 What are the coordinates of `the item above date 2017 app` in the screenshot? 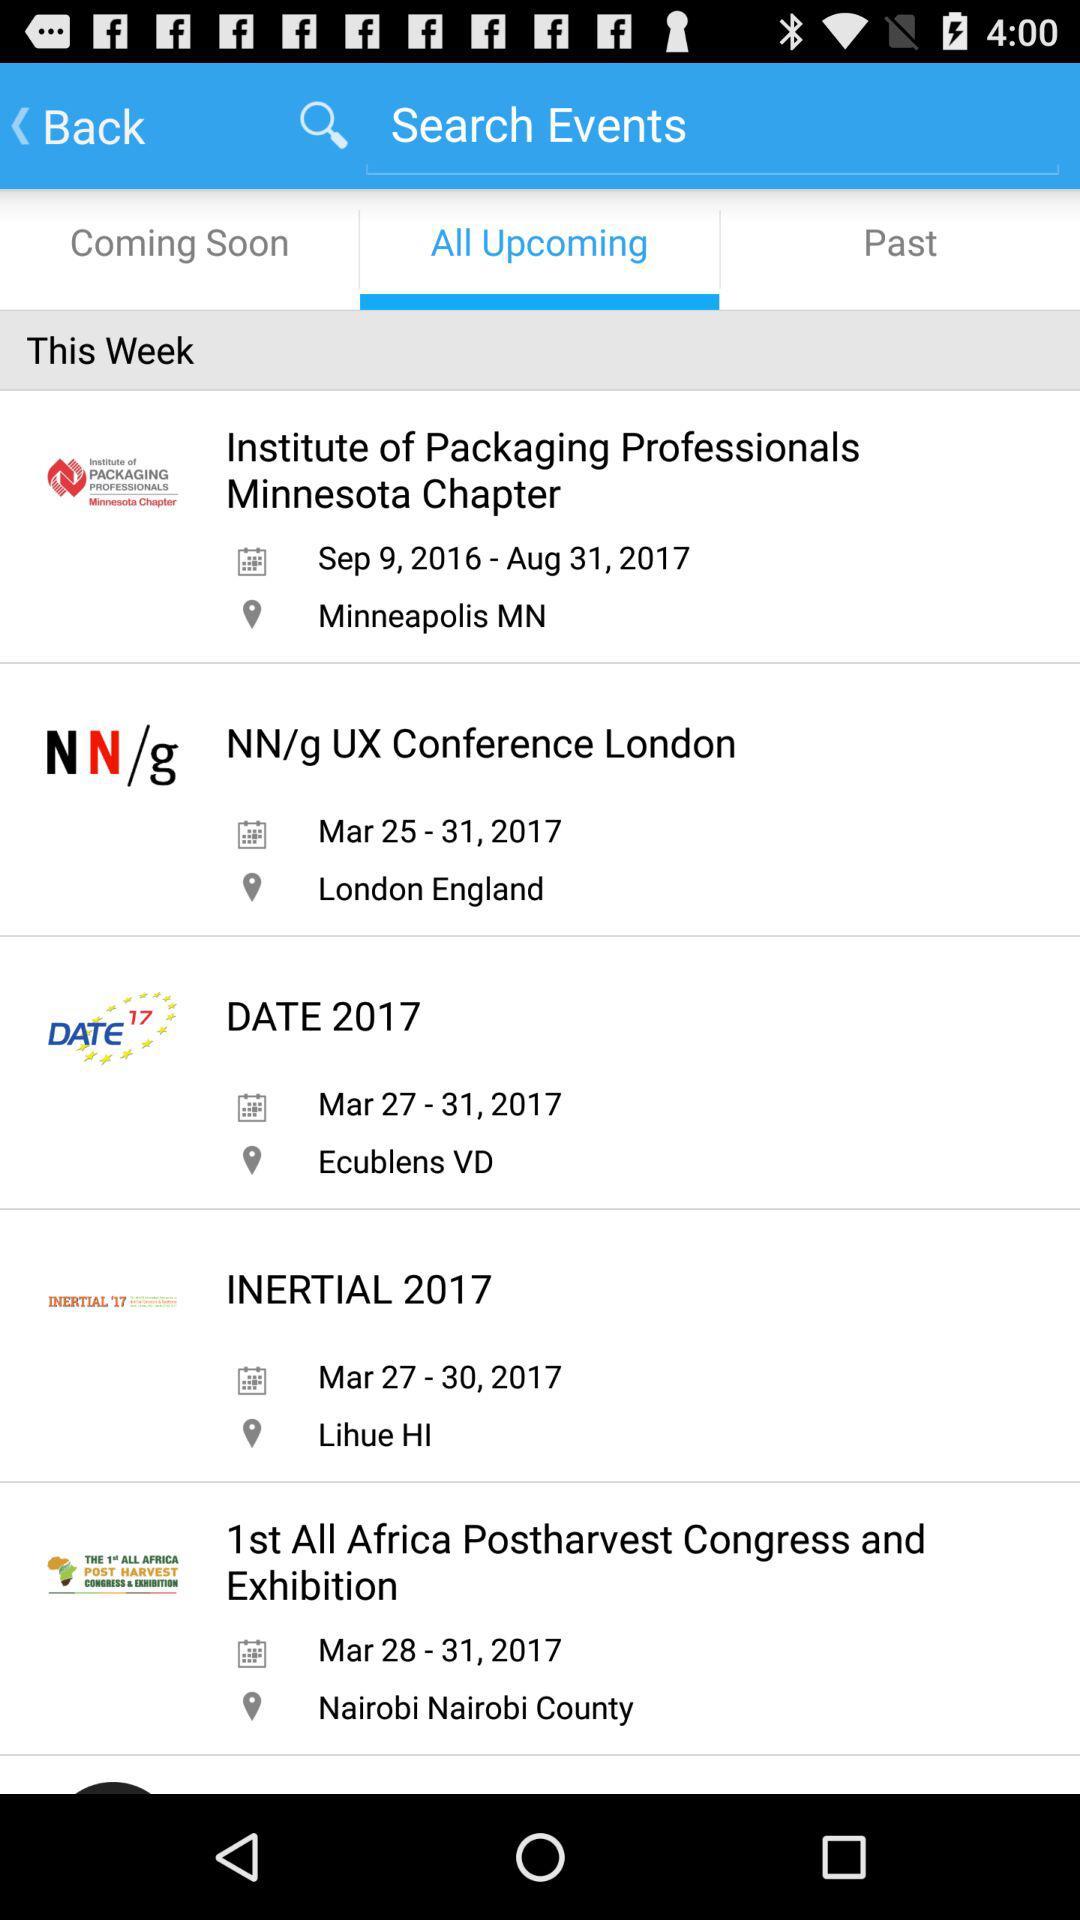 It's located at (430, 886).